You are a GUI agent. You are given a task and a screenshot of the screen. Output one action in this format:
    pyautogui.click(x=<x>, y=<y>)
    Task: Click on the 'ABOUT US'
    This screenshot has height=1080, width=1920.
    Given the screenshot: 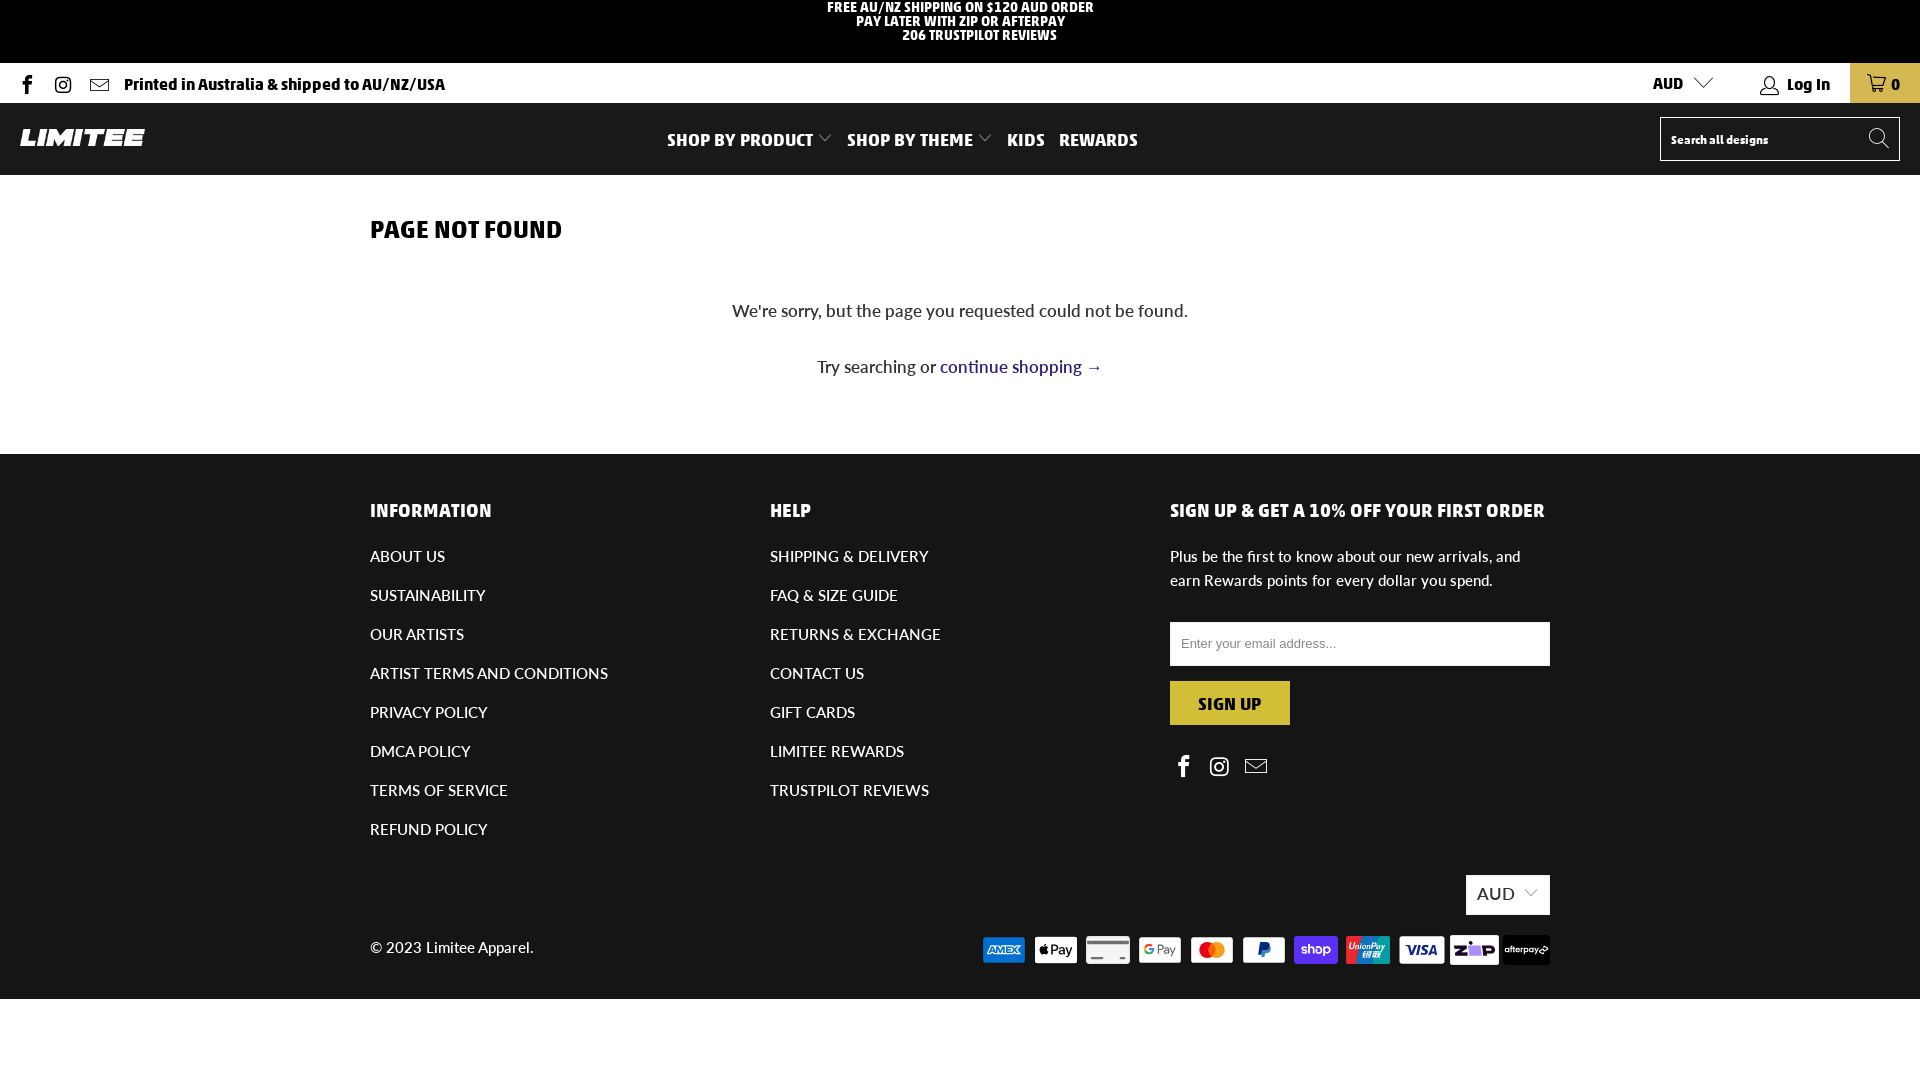 What is the action you would take?
    pyautogui.click(x=406, y=555)
    